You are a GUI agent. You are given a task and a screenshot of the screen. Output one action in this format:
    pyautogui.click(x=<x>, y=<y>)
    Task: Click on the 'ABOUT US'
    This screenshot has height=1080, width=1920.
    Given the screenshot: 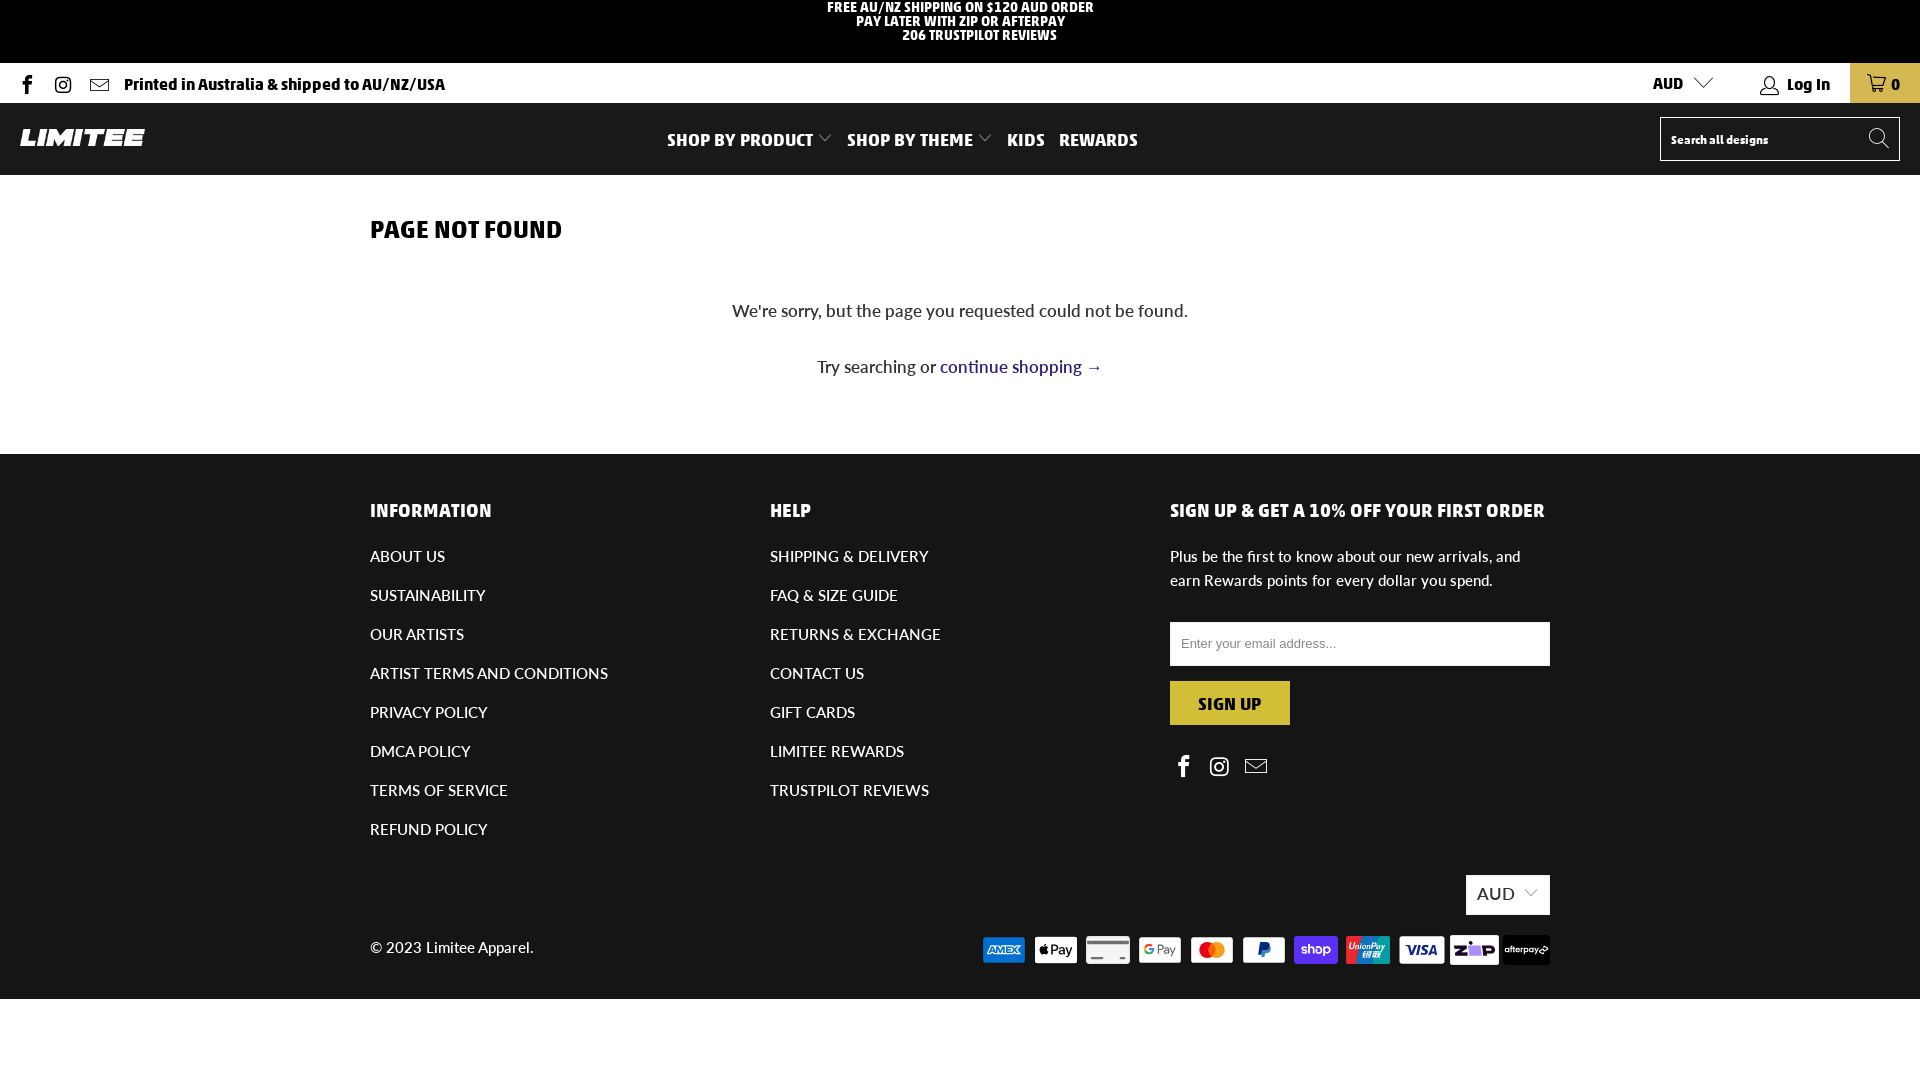 What is the action you would take?
    pyautogui.click(x=406, y=555)
    